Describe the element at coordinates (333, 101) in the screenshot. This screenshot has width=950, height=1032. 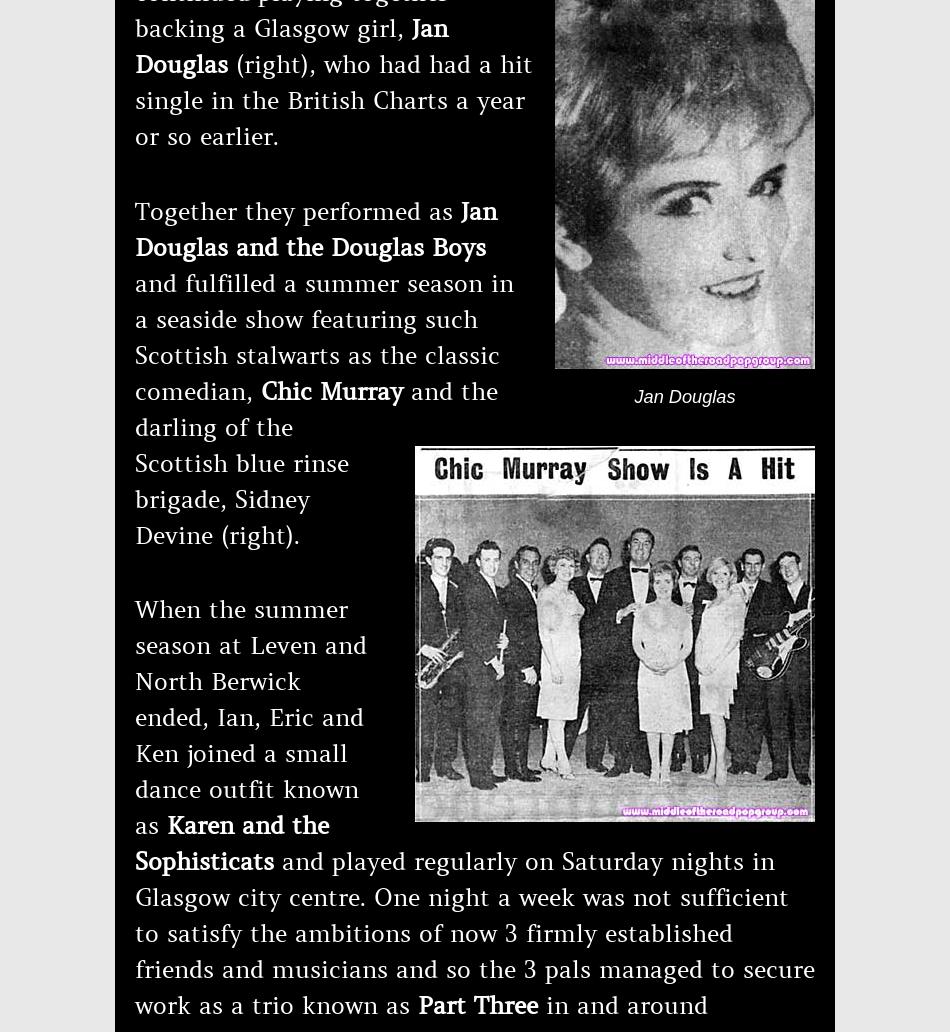
I see `'(right), who had had a hit single in the British Charts a year or so earlier.'` at that location.